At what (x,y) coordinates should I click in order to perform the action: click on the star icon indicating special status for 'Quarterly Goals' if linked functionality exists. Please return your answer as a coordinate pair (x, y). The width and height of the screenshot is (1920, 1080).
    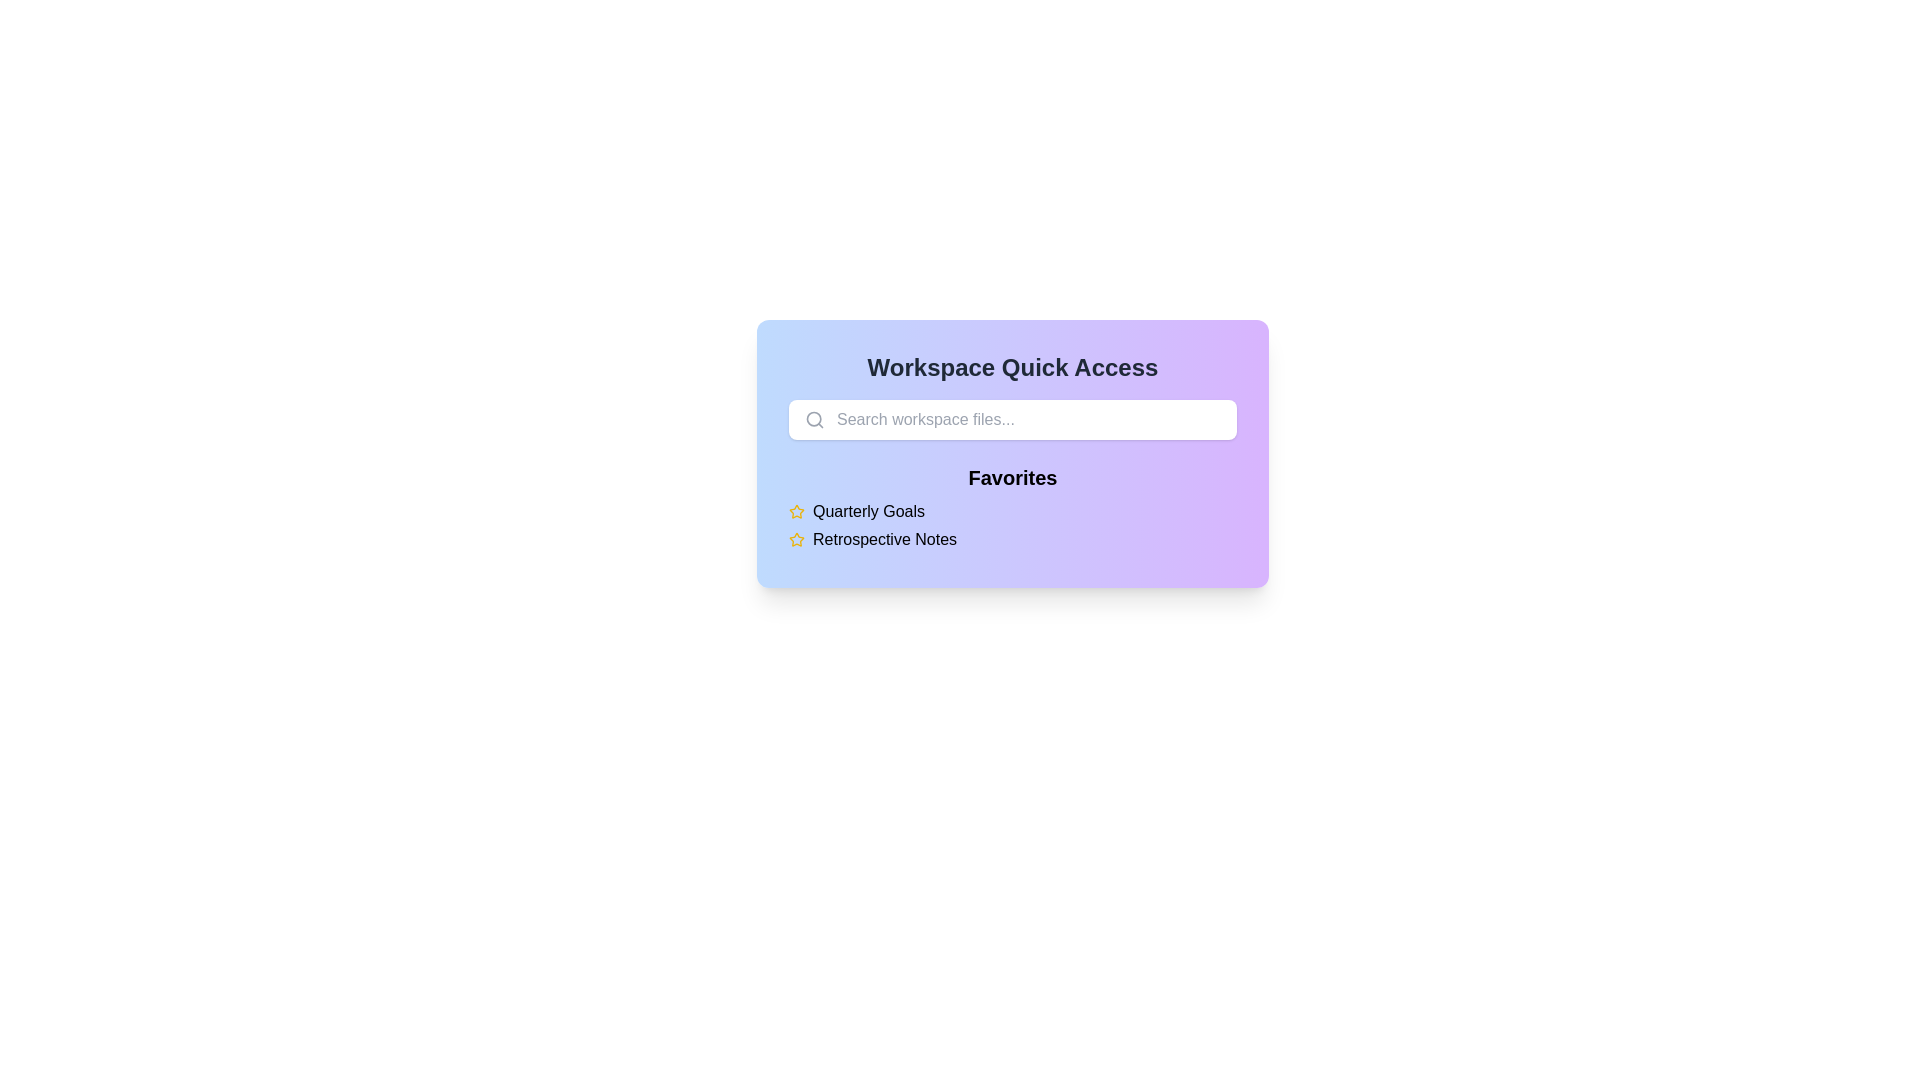
    Looking at the image, I should click on (795, 511).